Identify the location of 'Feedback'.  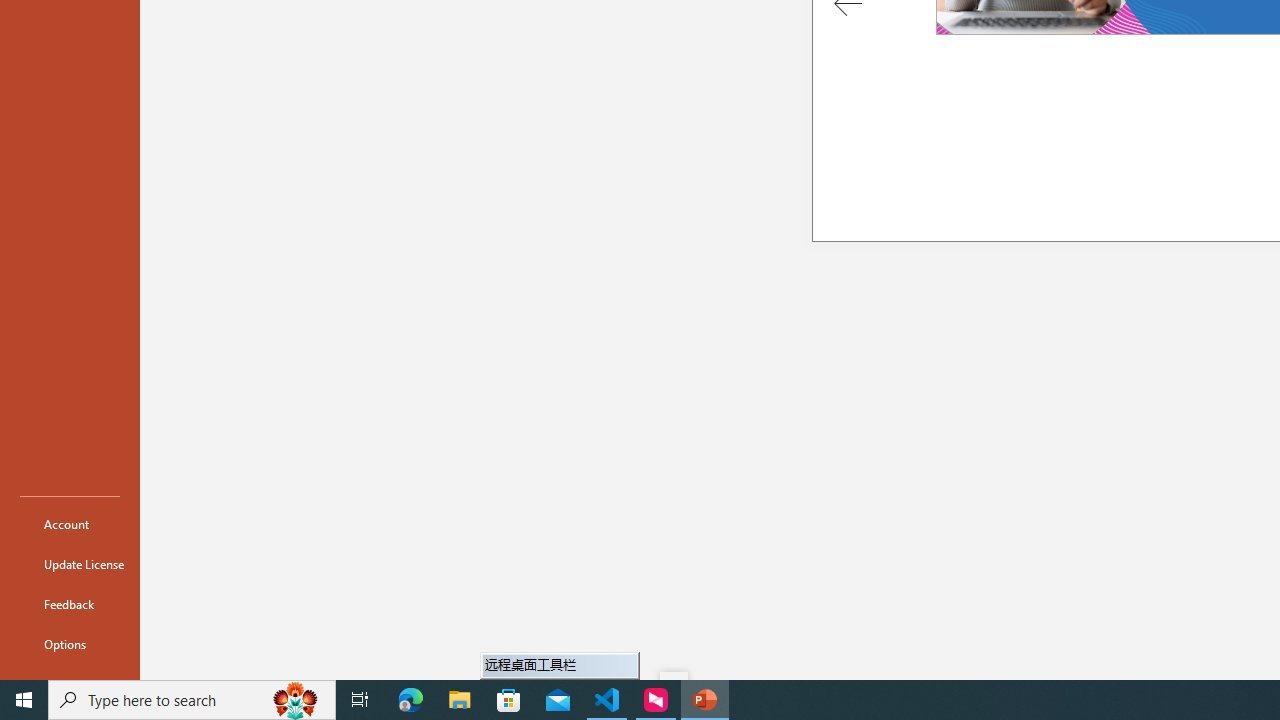
(69, 603).